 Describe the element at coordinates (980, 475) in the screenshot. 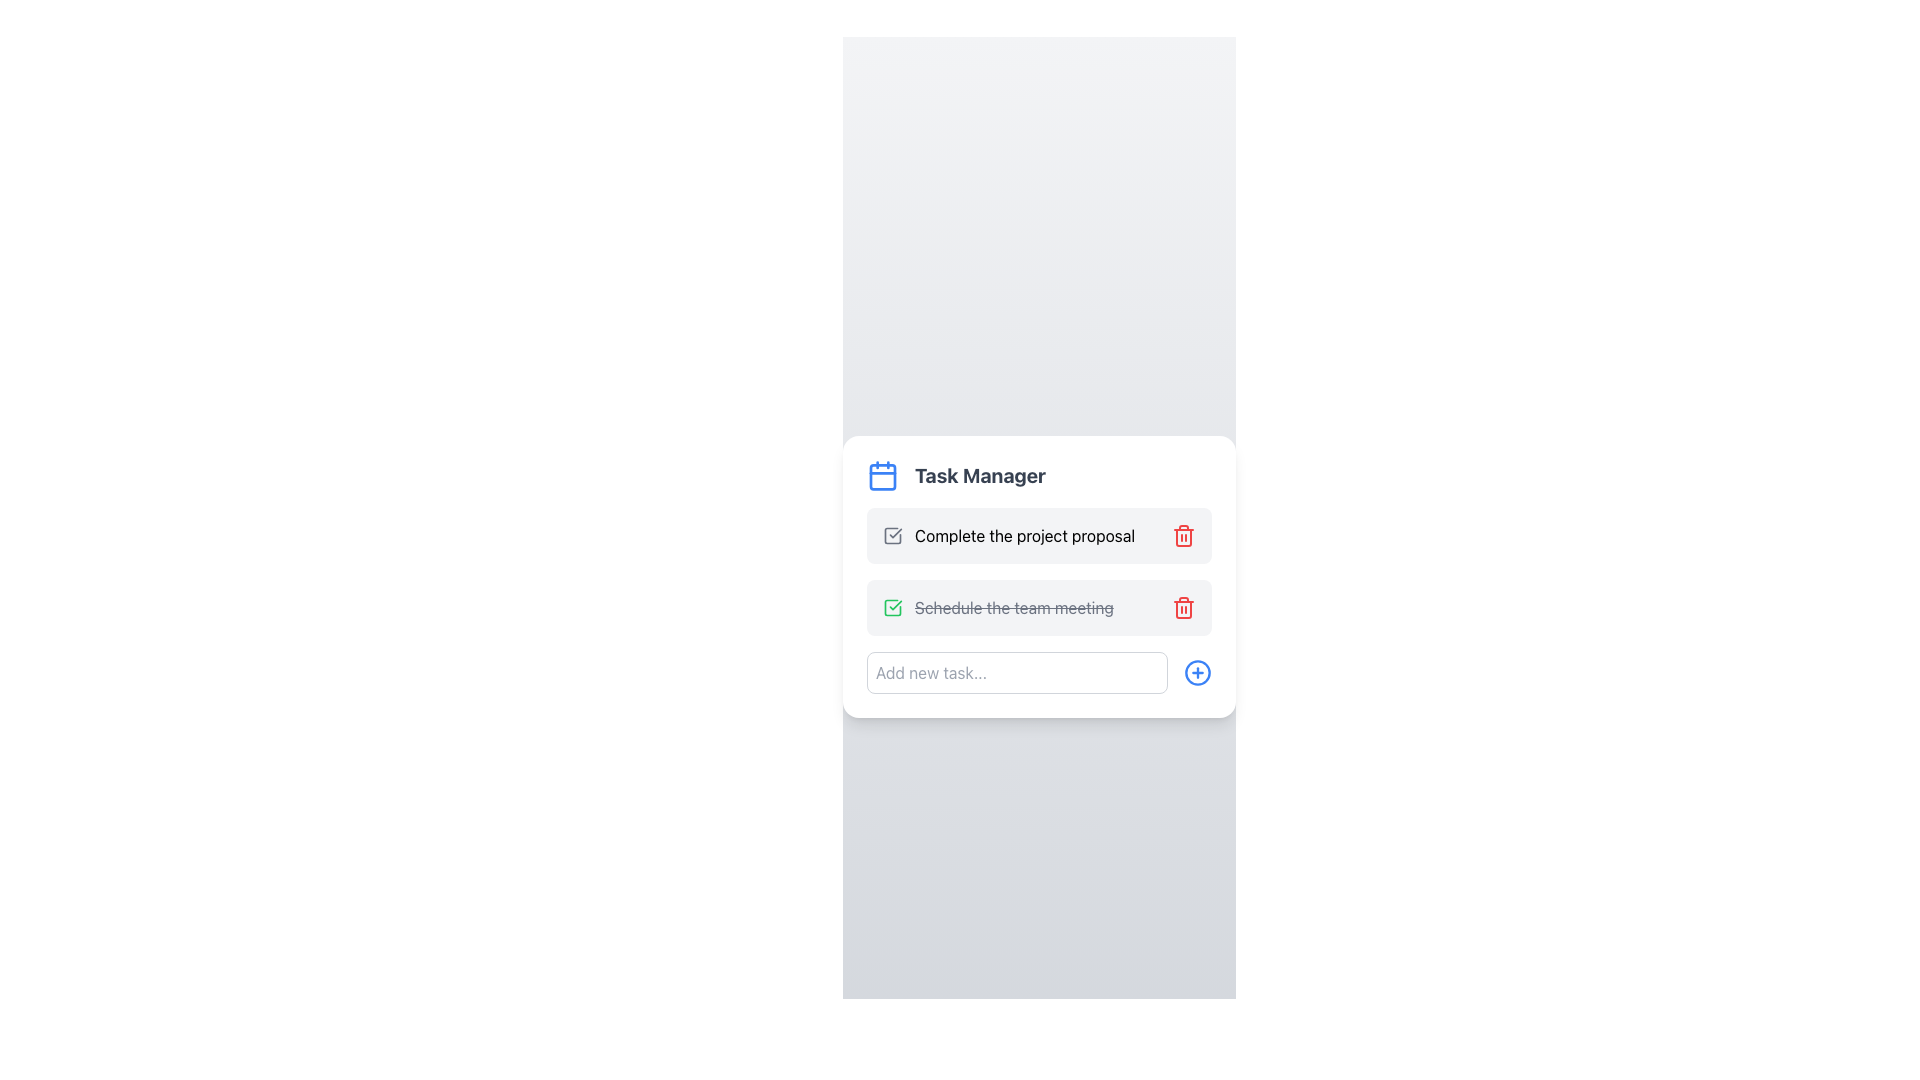

I see `the Text Label that serves as the title or heading of the section, positioned to the right of a blue calendar icon, near the top-center of the interface panel` at that location.